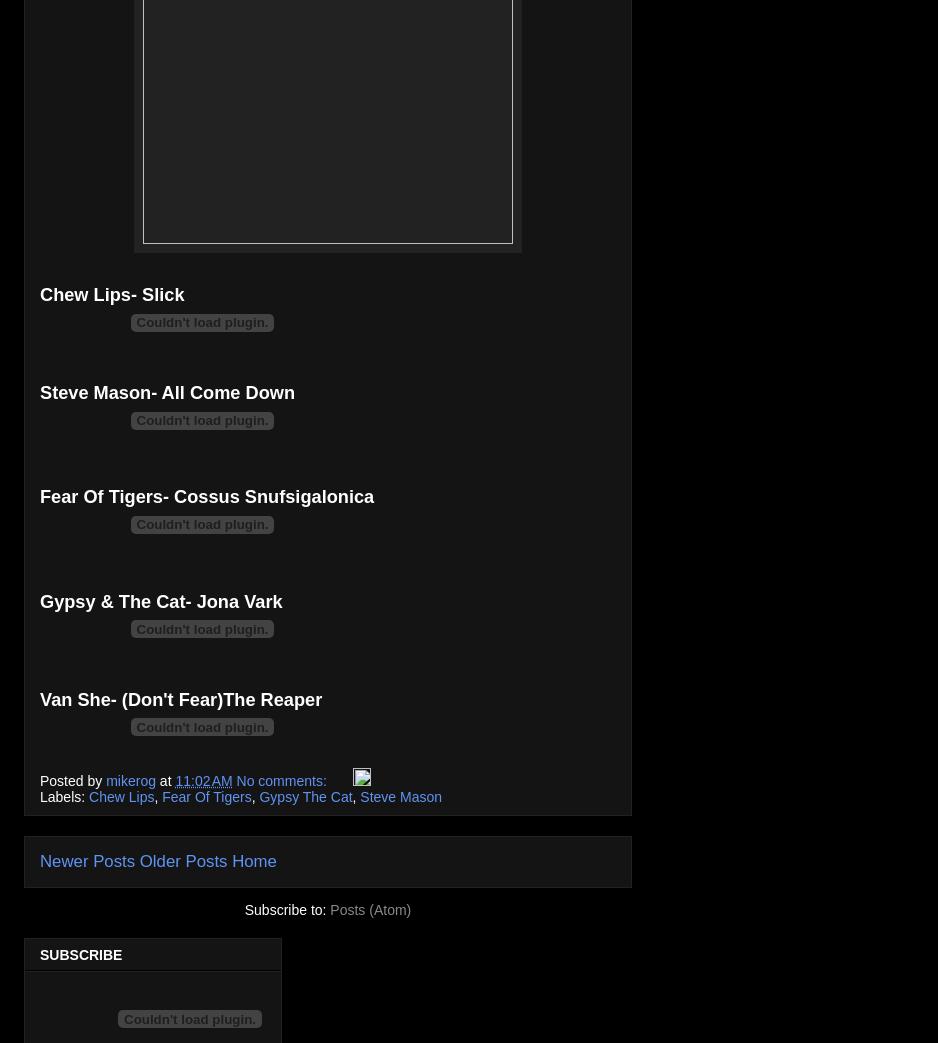  What do you see at coordinates (81, 953) in the screenshot?
I see `'SUBSCRIBE'` at bounding box center [81, 953].